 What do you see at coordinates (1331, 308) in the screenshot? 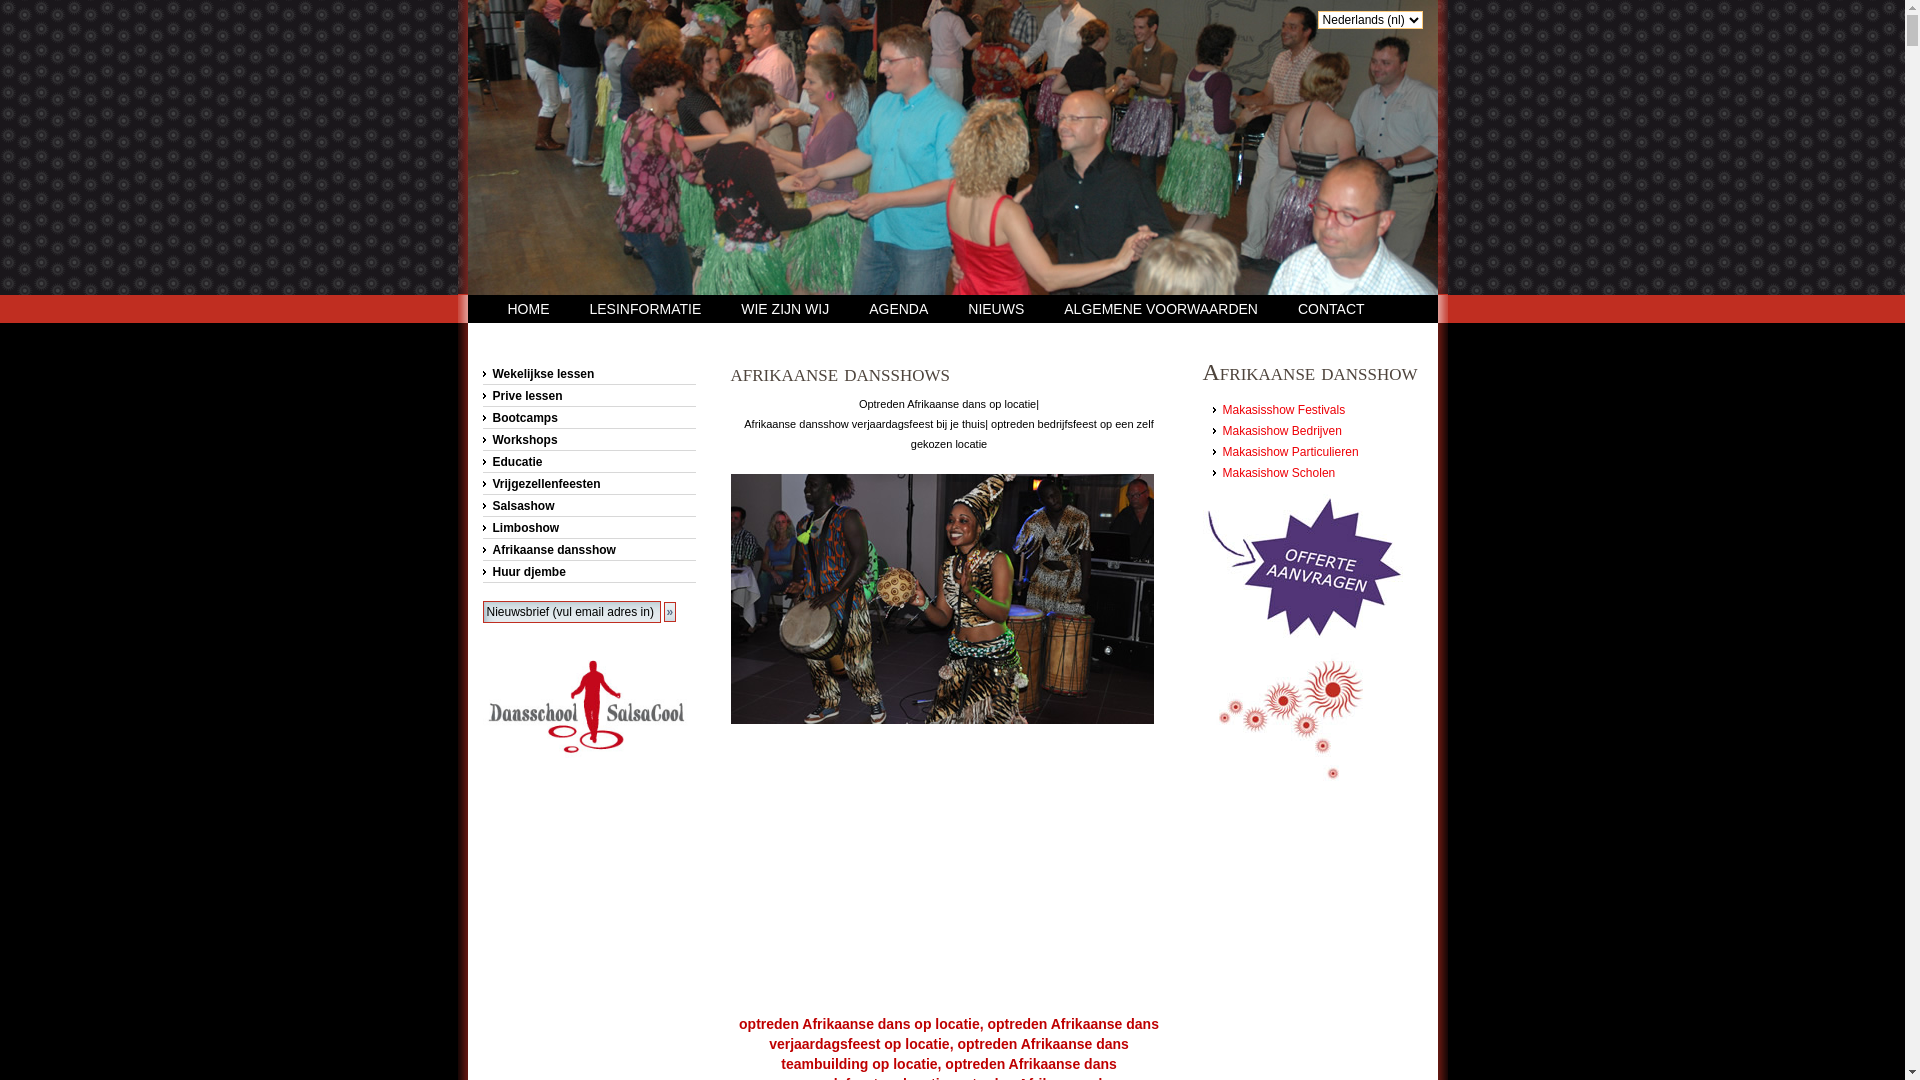
I see `'CONTACT'` at bounding box center [1331, 308].